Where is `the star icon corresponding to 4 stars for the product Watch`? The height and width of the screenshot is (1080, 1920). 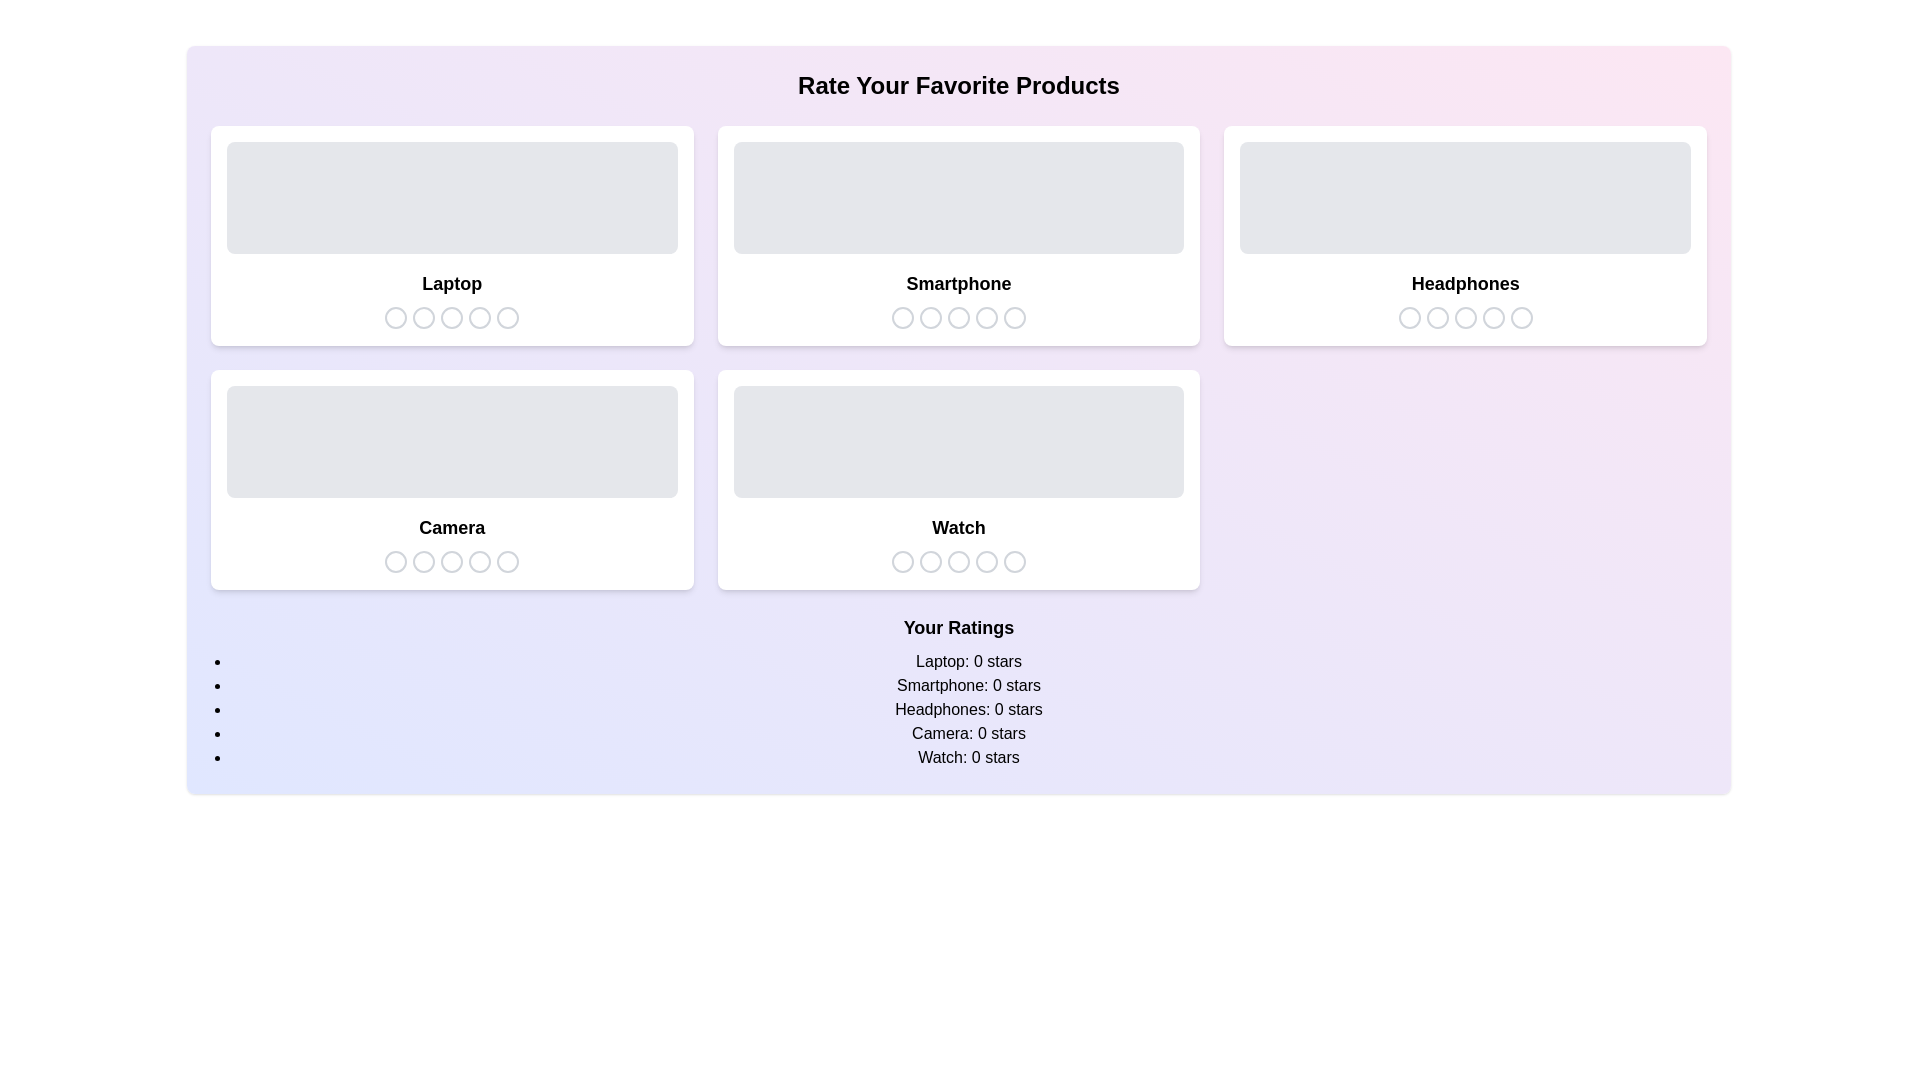
the star icon corresponding to 4 stars for the product Watch is located at coordinates (985, 562).